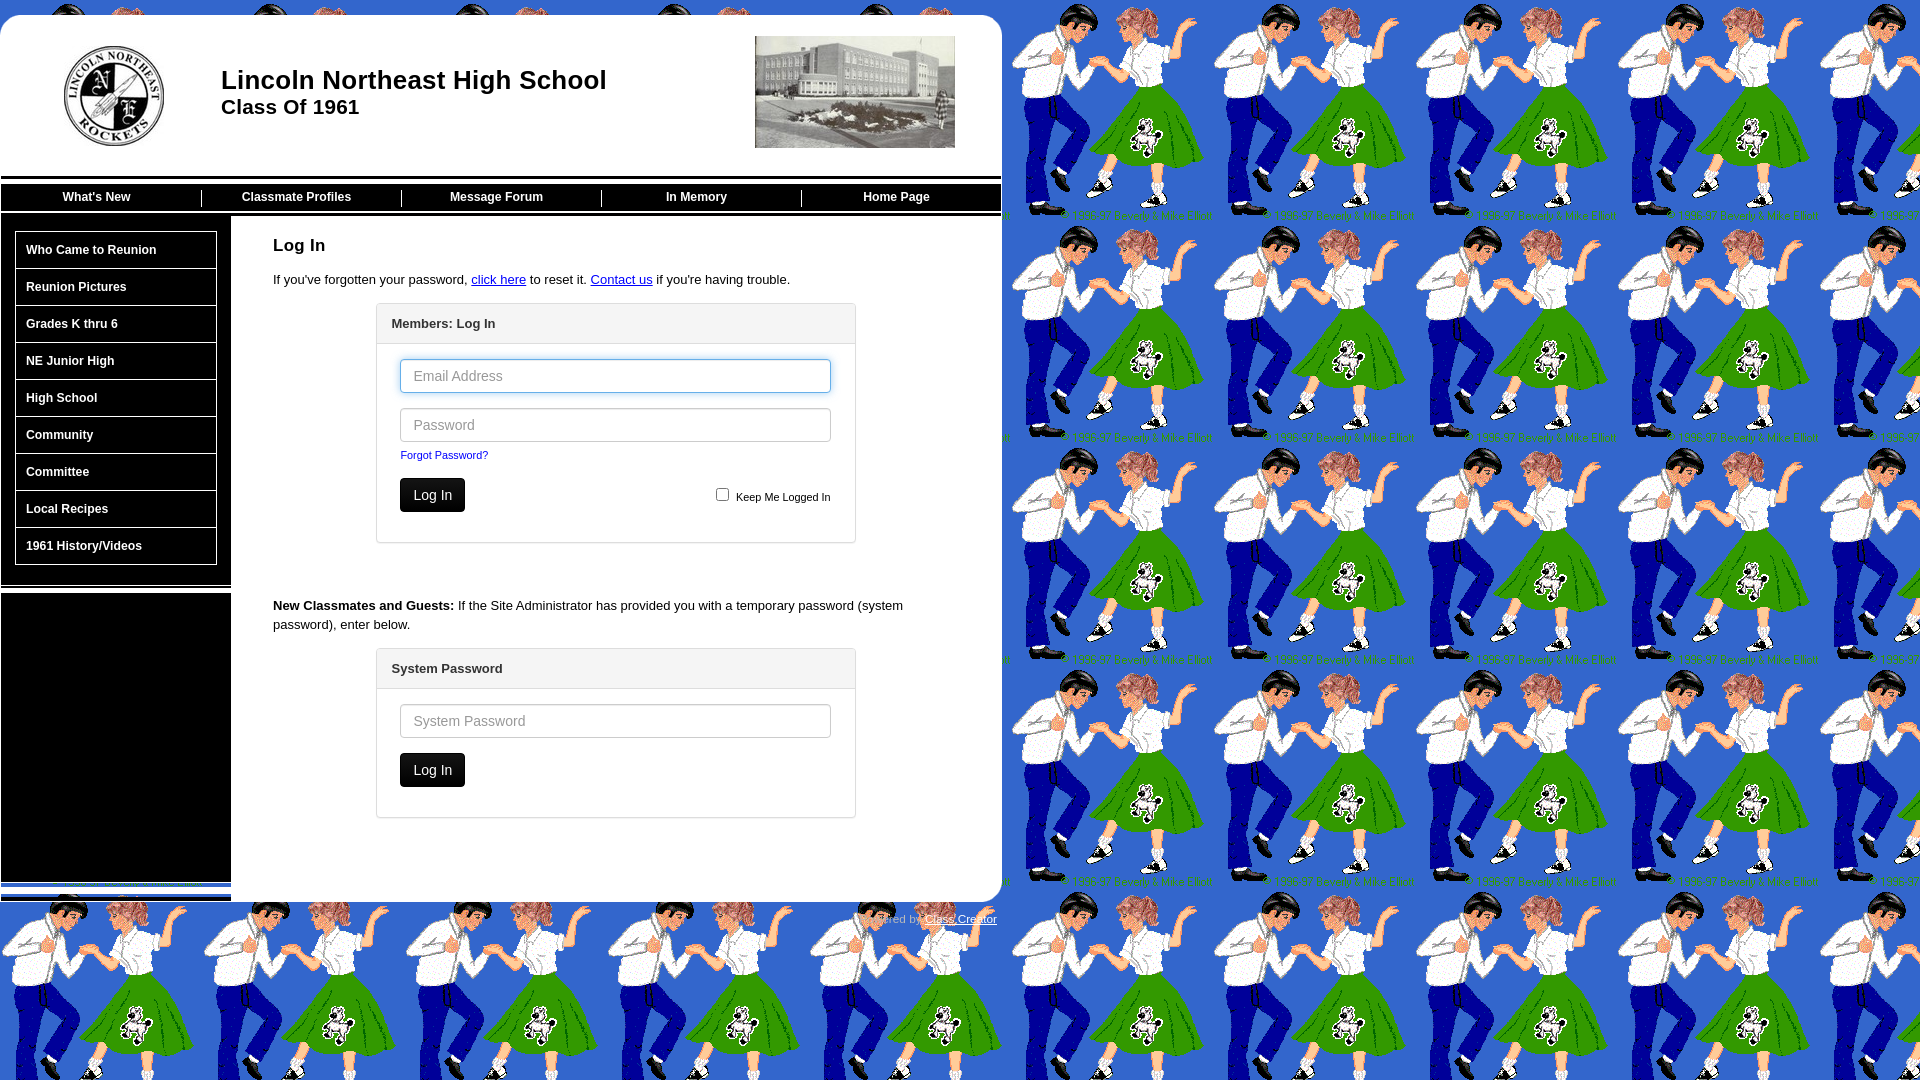  What do you see at coordinates (960, 918) in the screenshot?
I see `'Class Creator'` at bounding box center [960, 918].